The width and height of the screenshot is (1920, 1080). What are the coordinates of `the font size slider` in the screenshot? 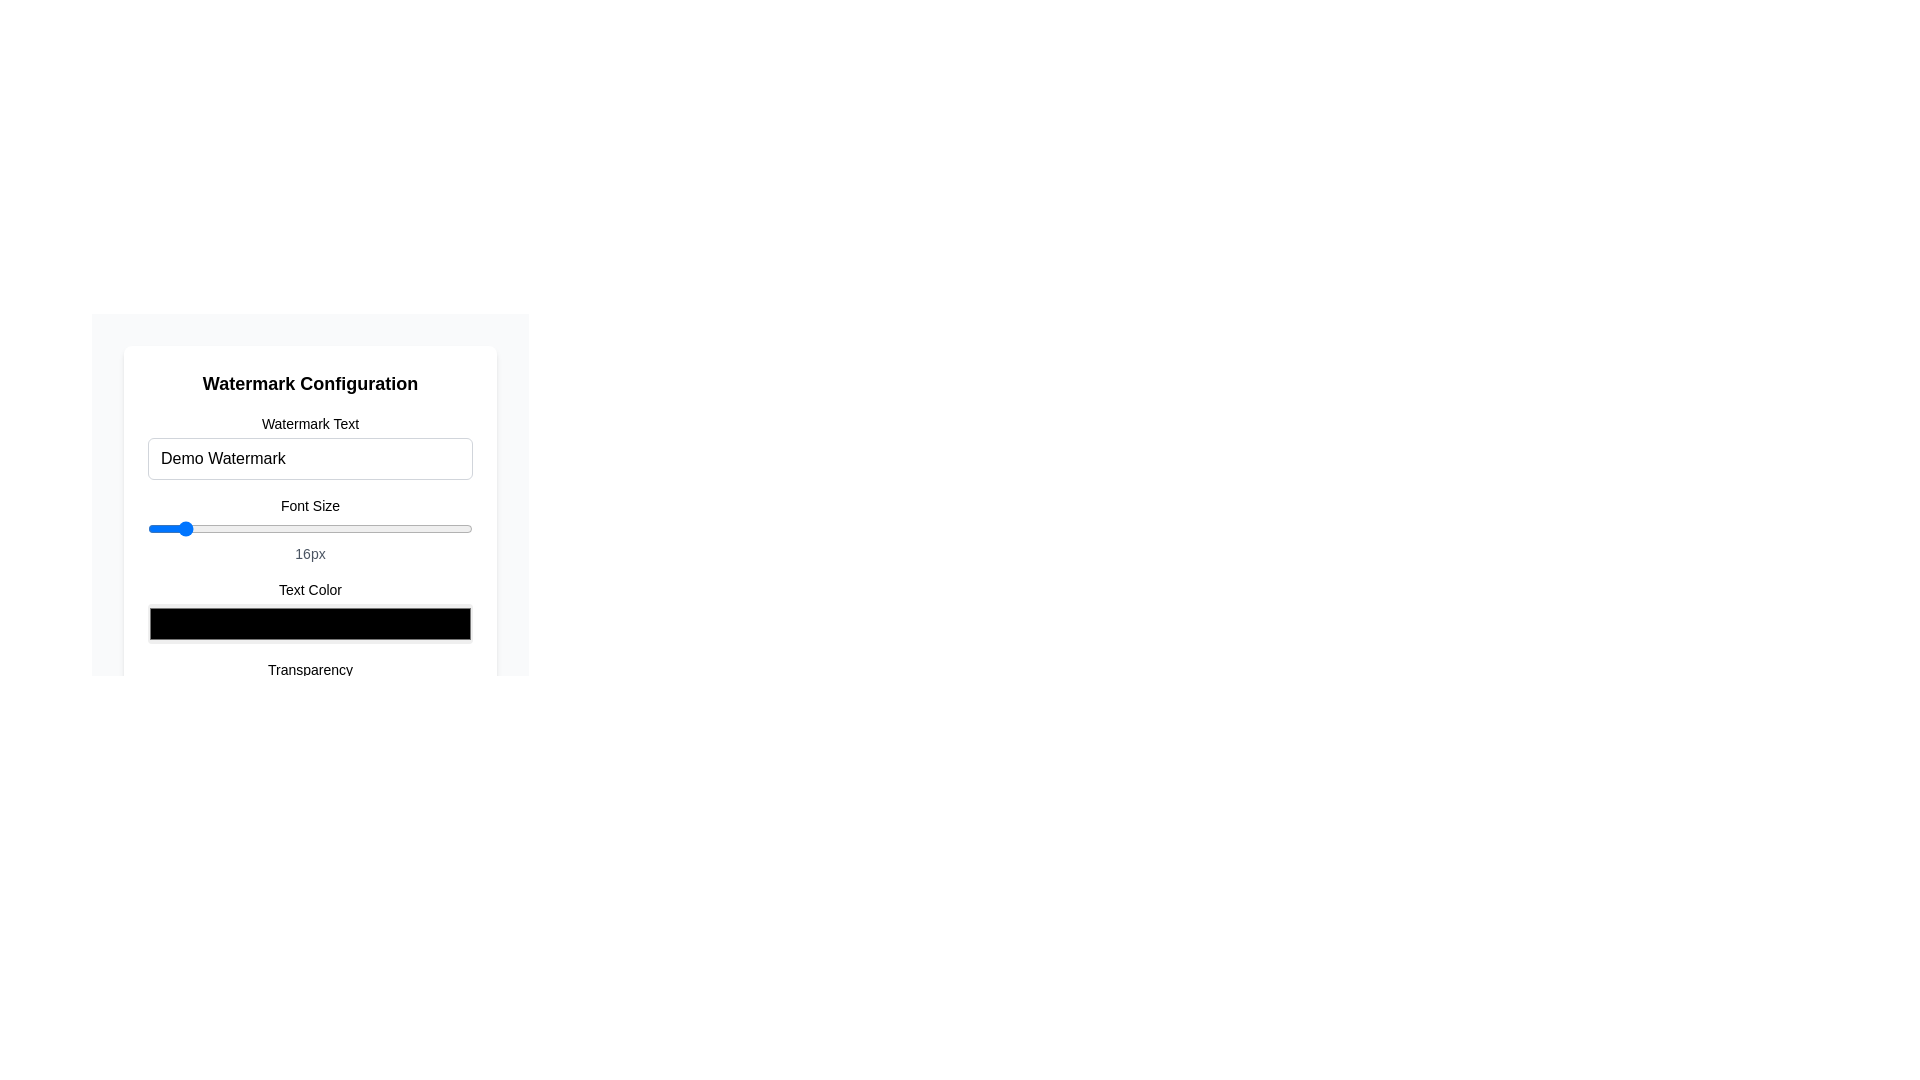 It's located at (189, 527).